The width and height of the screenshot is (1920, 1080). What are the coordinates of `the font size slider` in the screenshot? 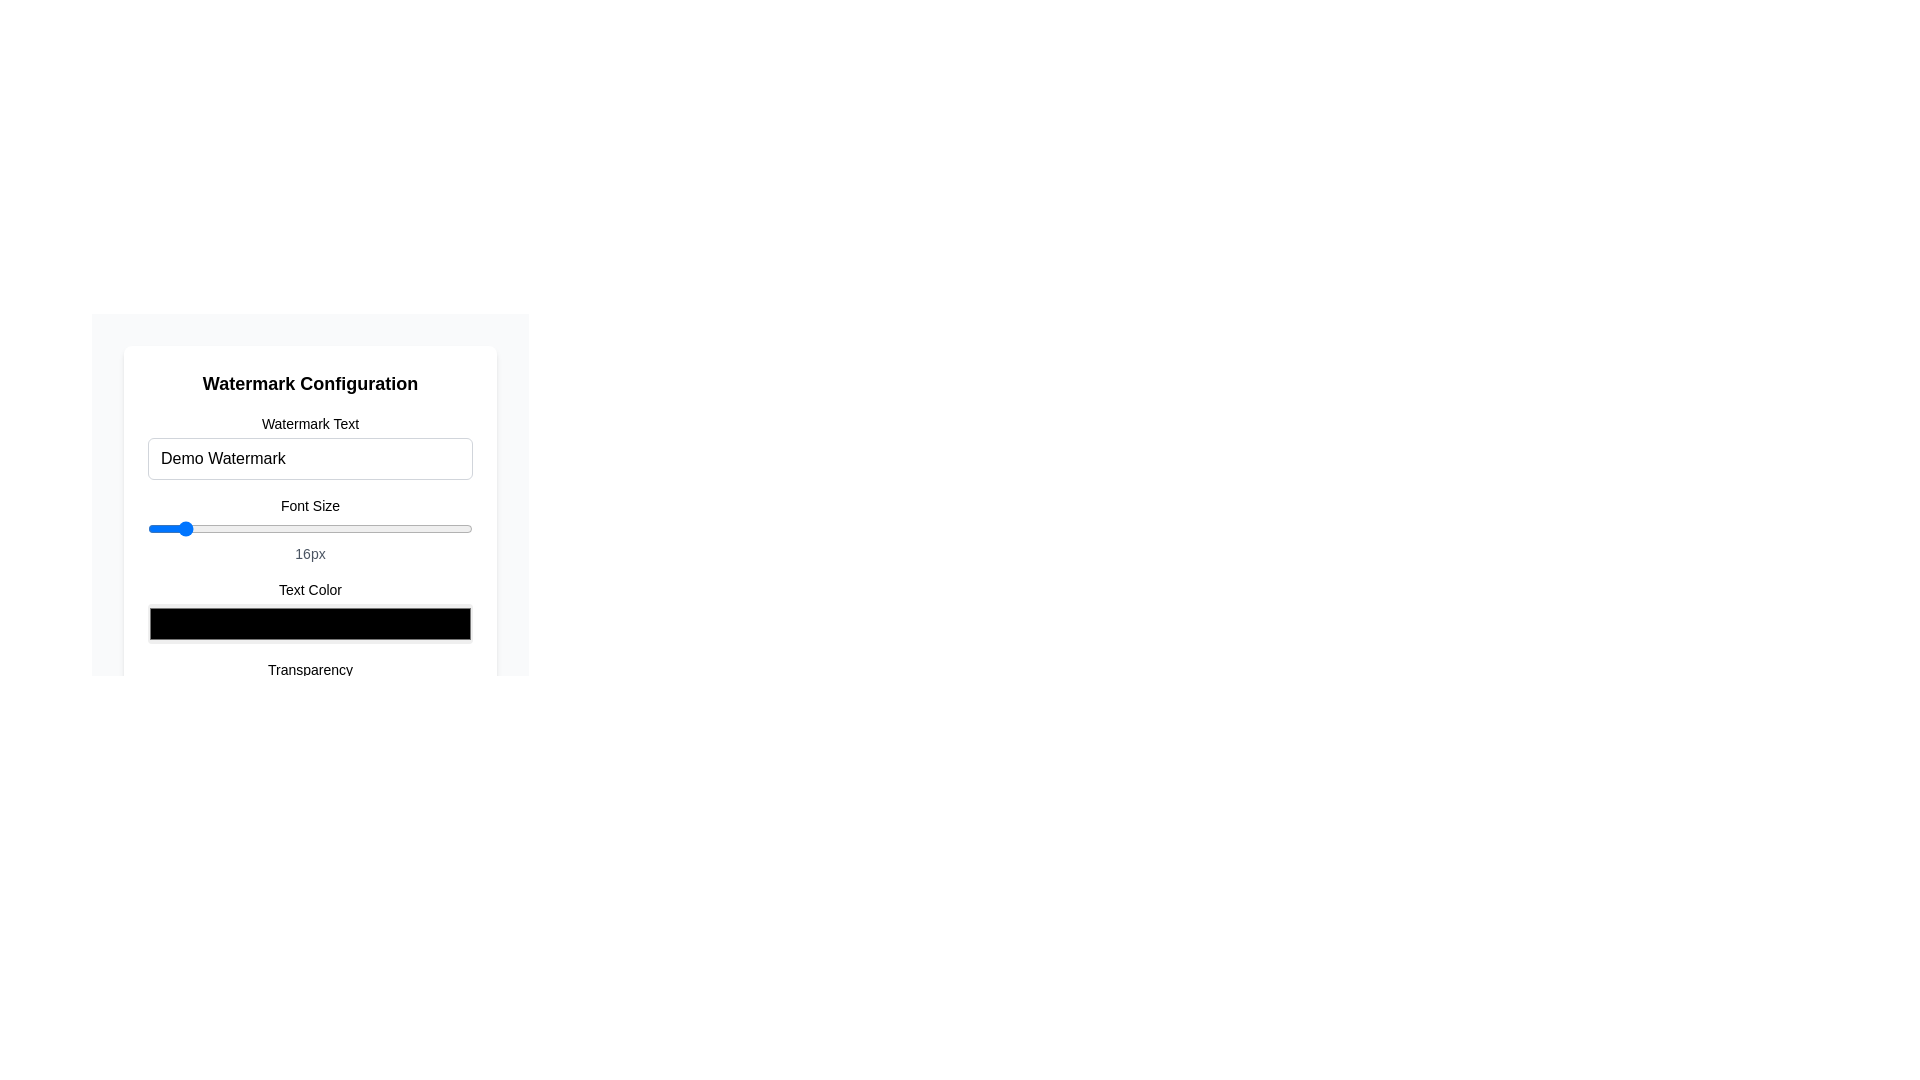 It's located at (189, 527).